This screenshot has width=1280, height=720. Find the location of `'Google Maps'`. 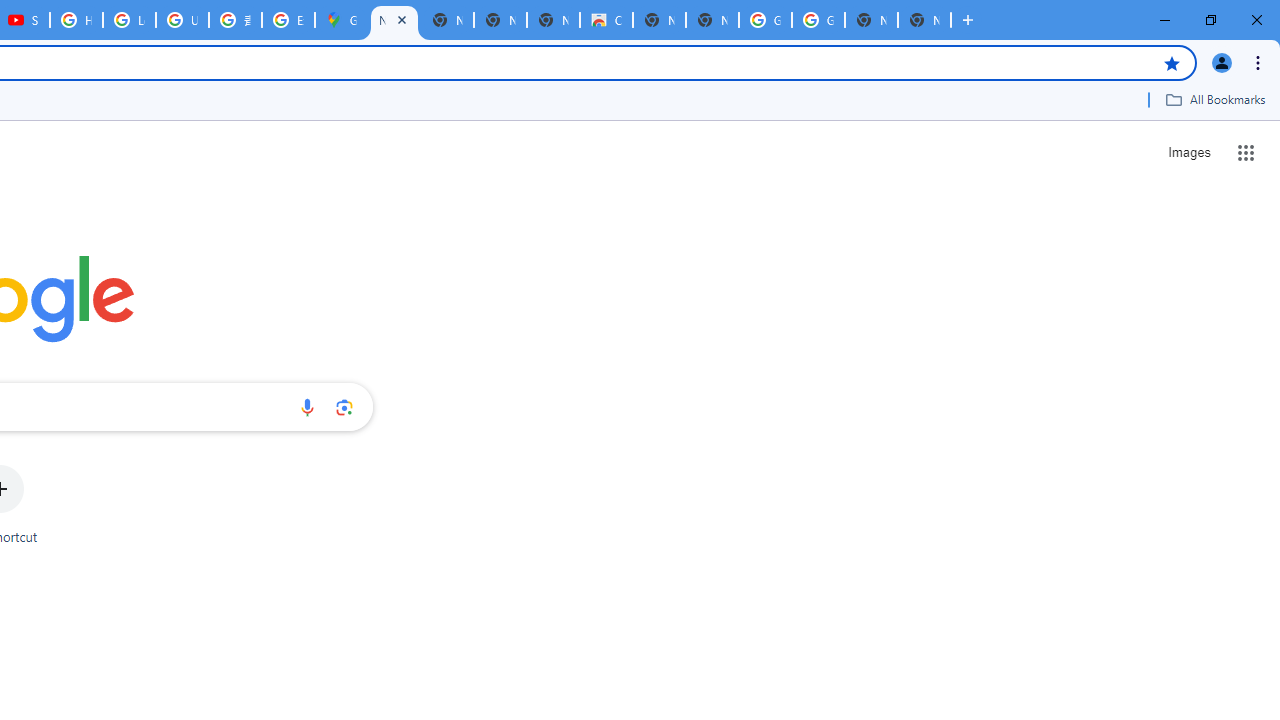

'Google Maps' is located at coordinates (341, 20).